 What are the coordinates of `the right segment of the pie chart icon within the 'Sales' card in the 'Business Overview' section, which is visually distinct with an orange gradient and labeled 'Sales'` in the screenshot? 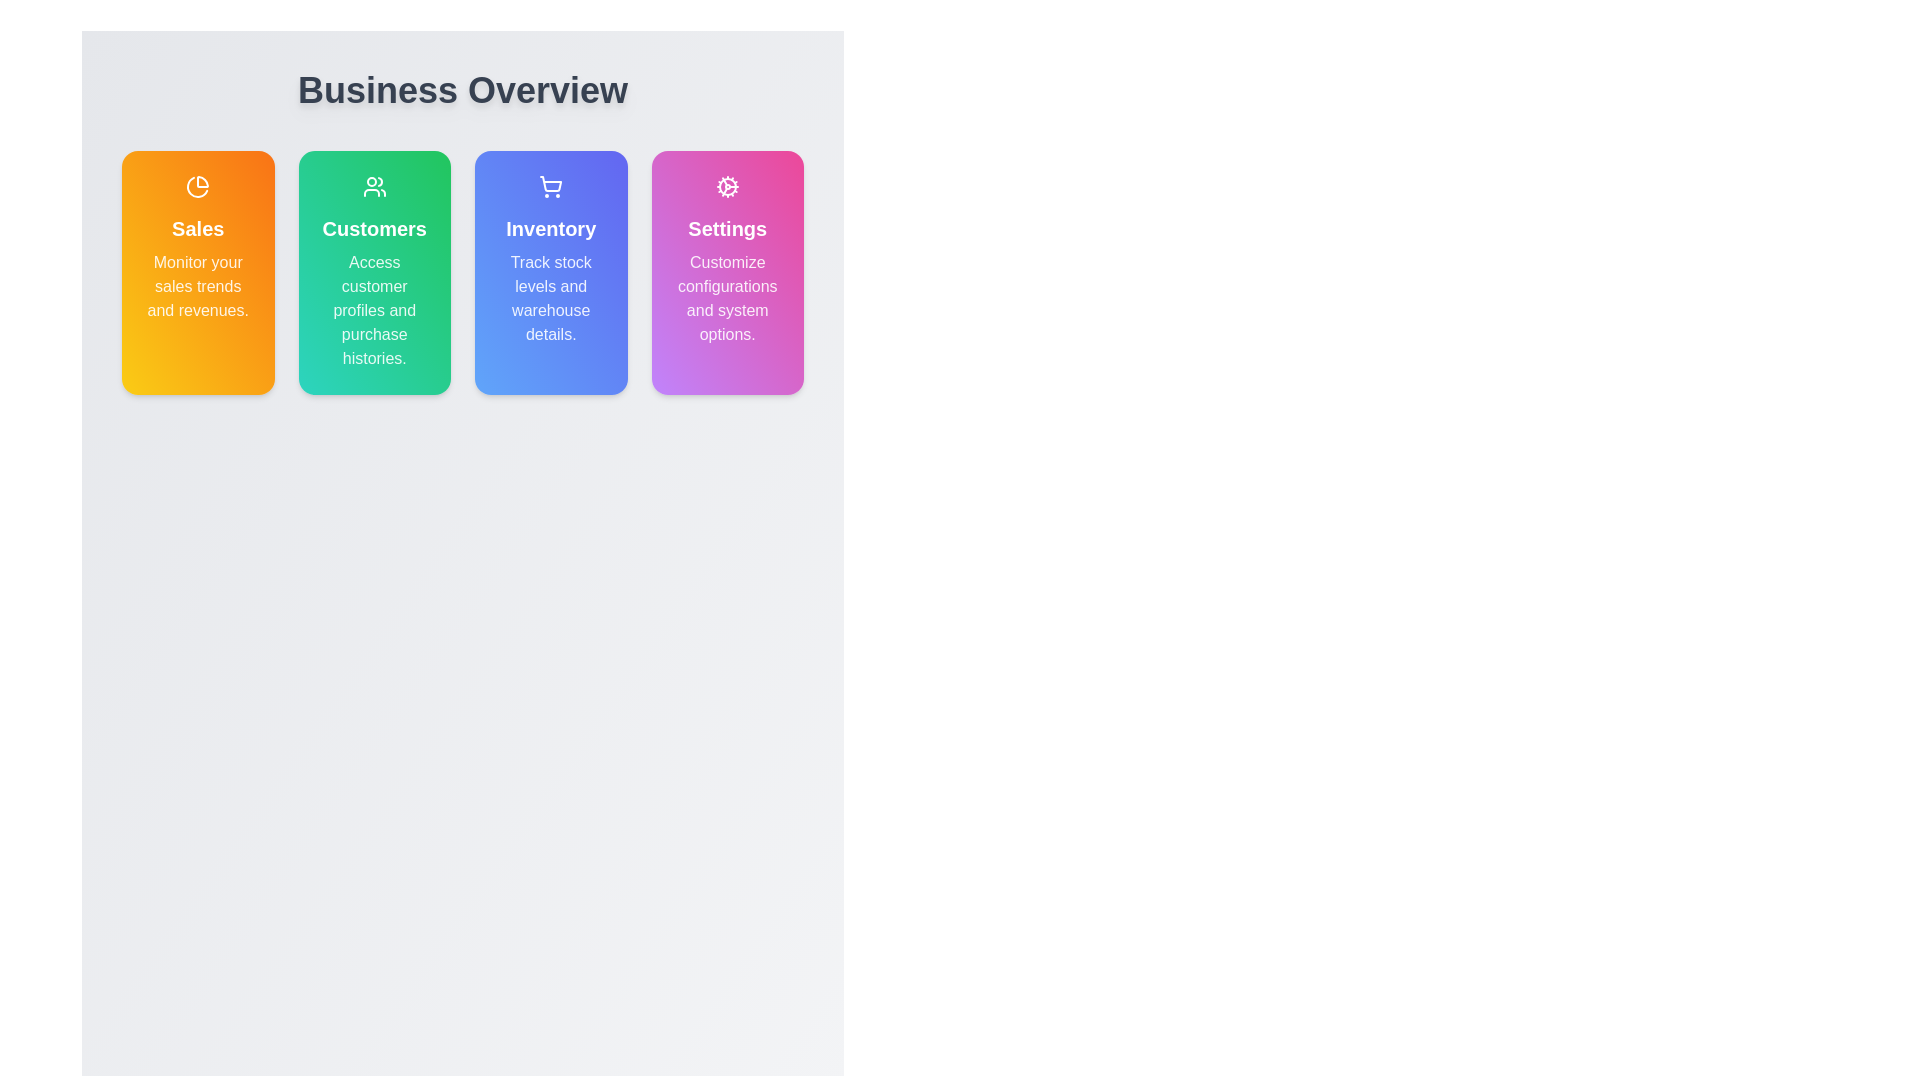 It's located at (203, 181).